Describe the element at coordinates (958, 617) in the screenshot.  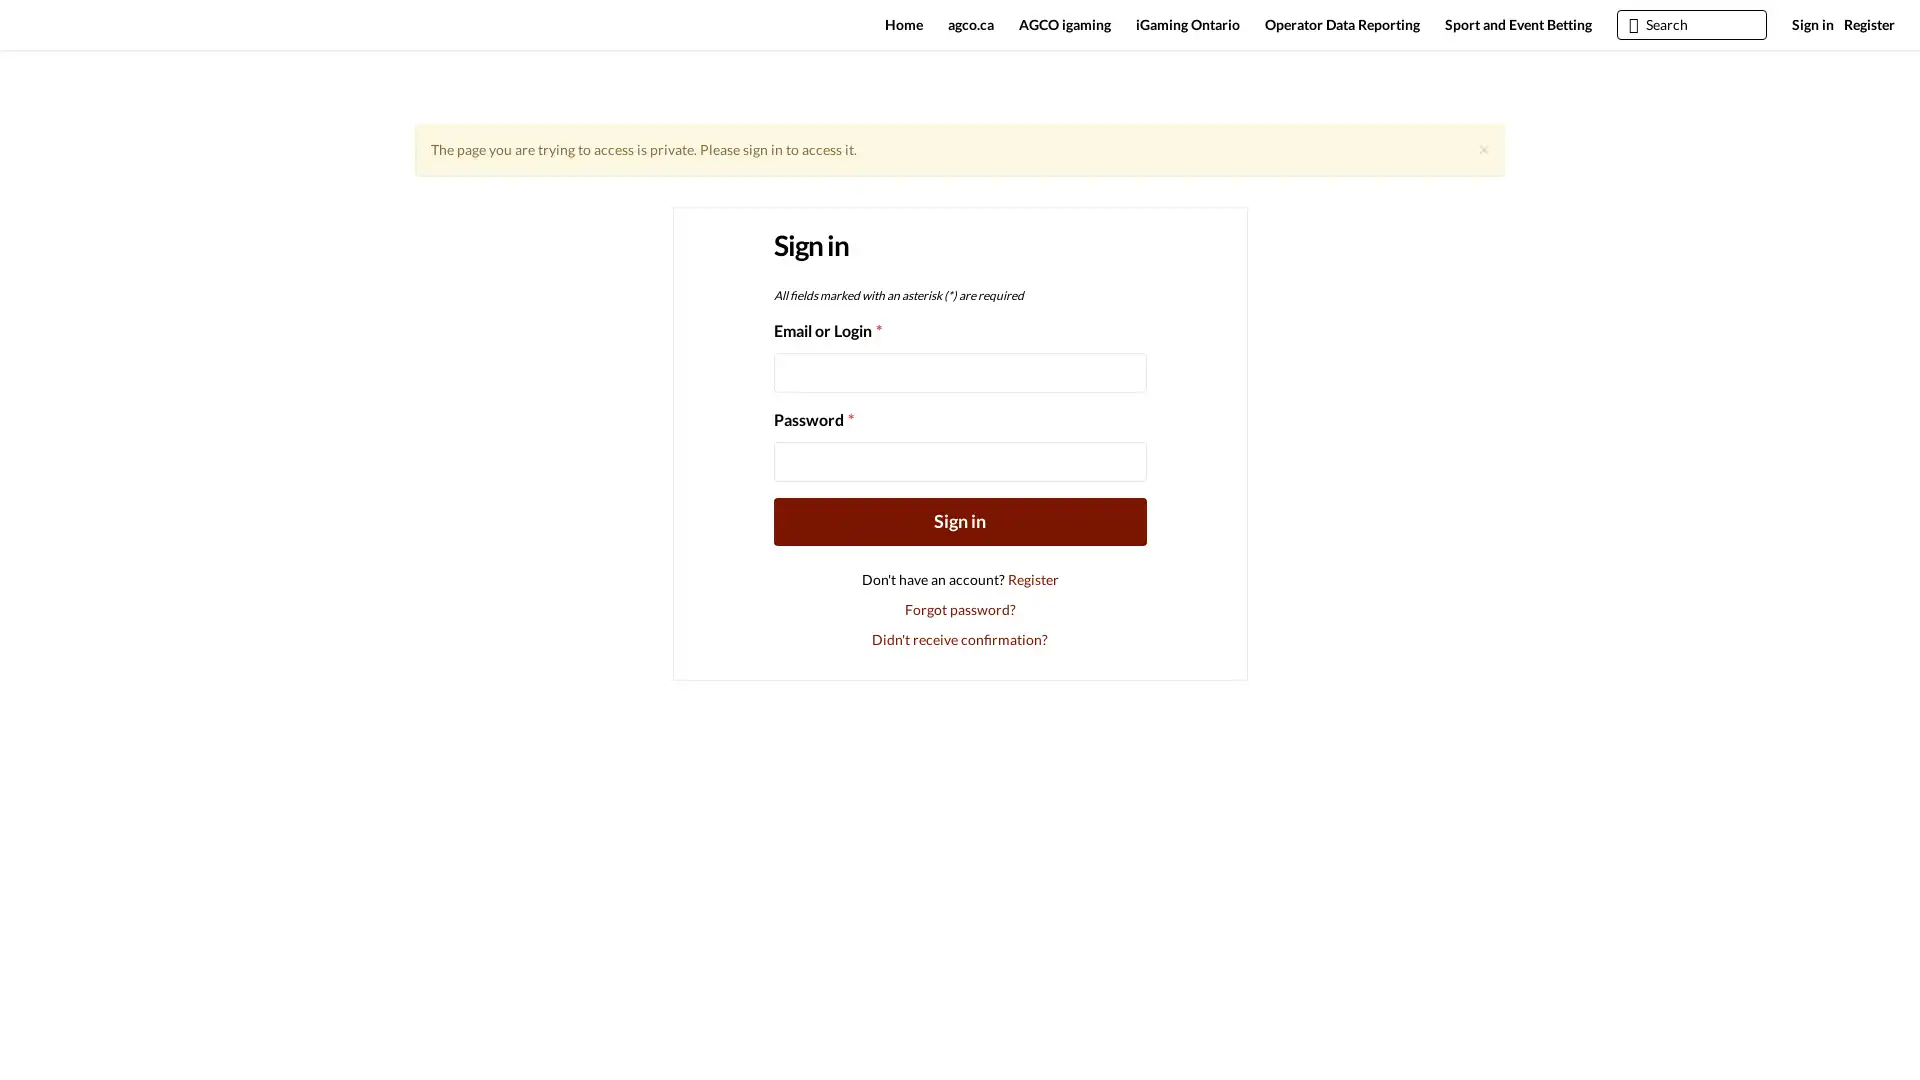
I see `Forgot password?` at that location.